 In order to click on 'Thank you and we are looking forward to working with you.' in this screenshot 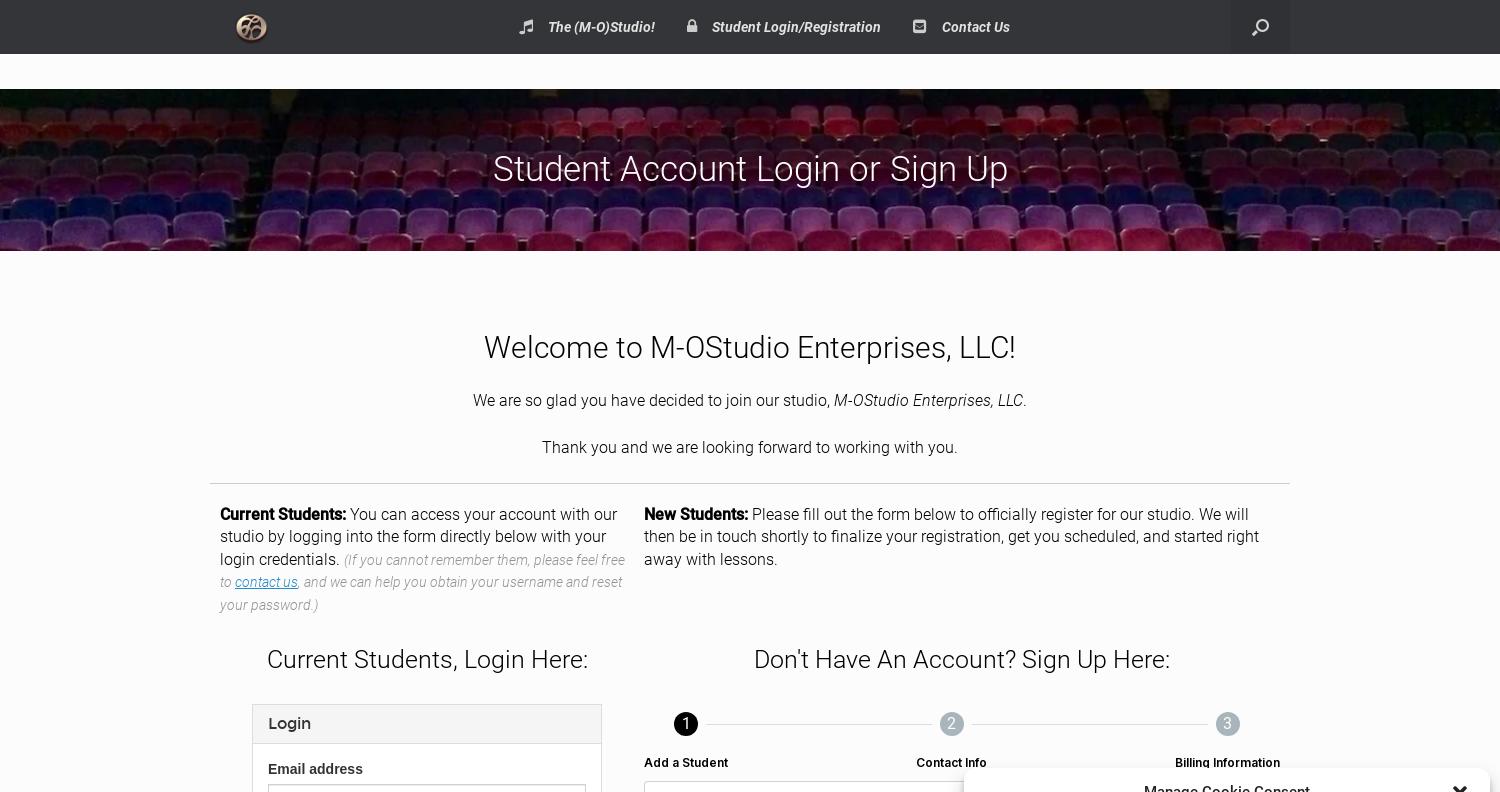, I will do `click(750, 445)`.